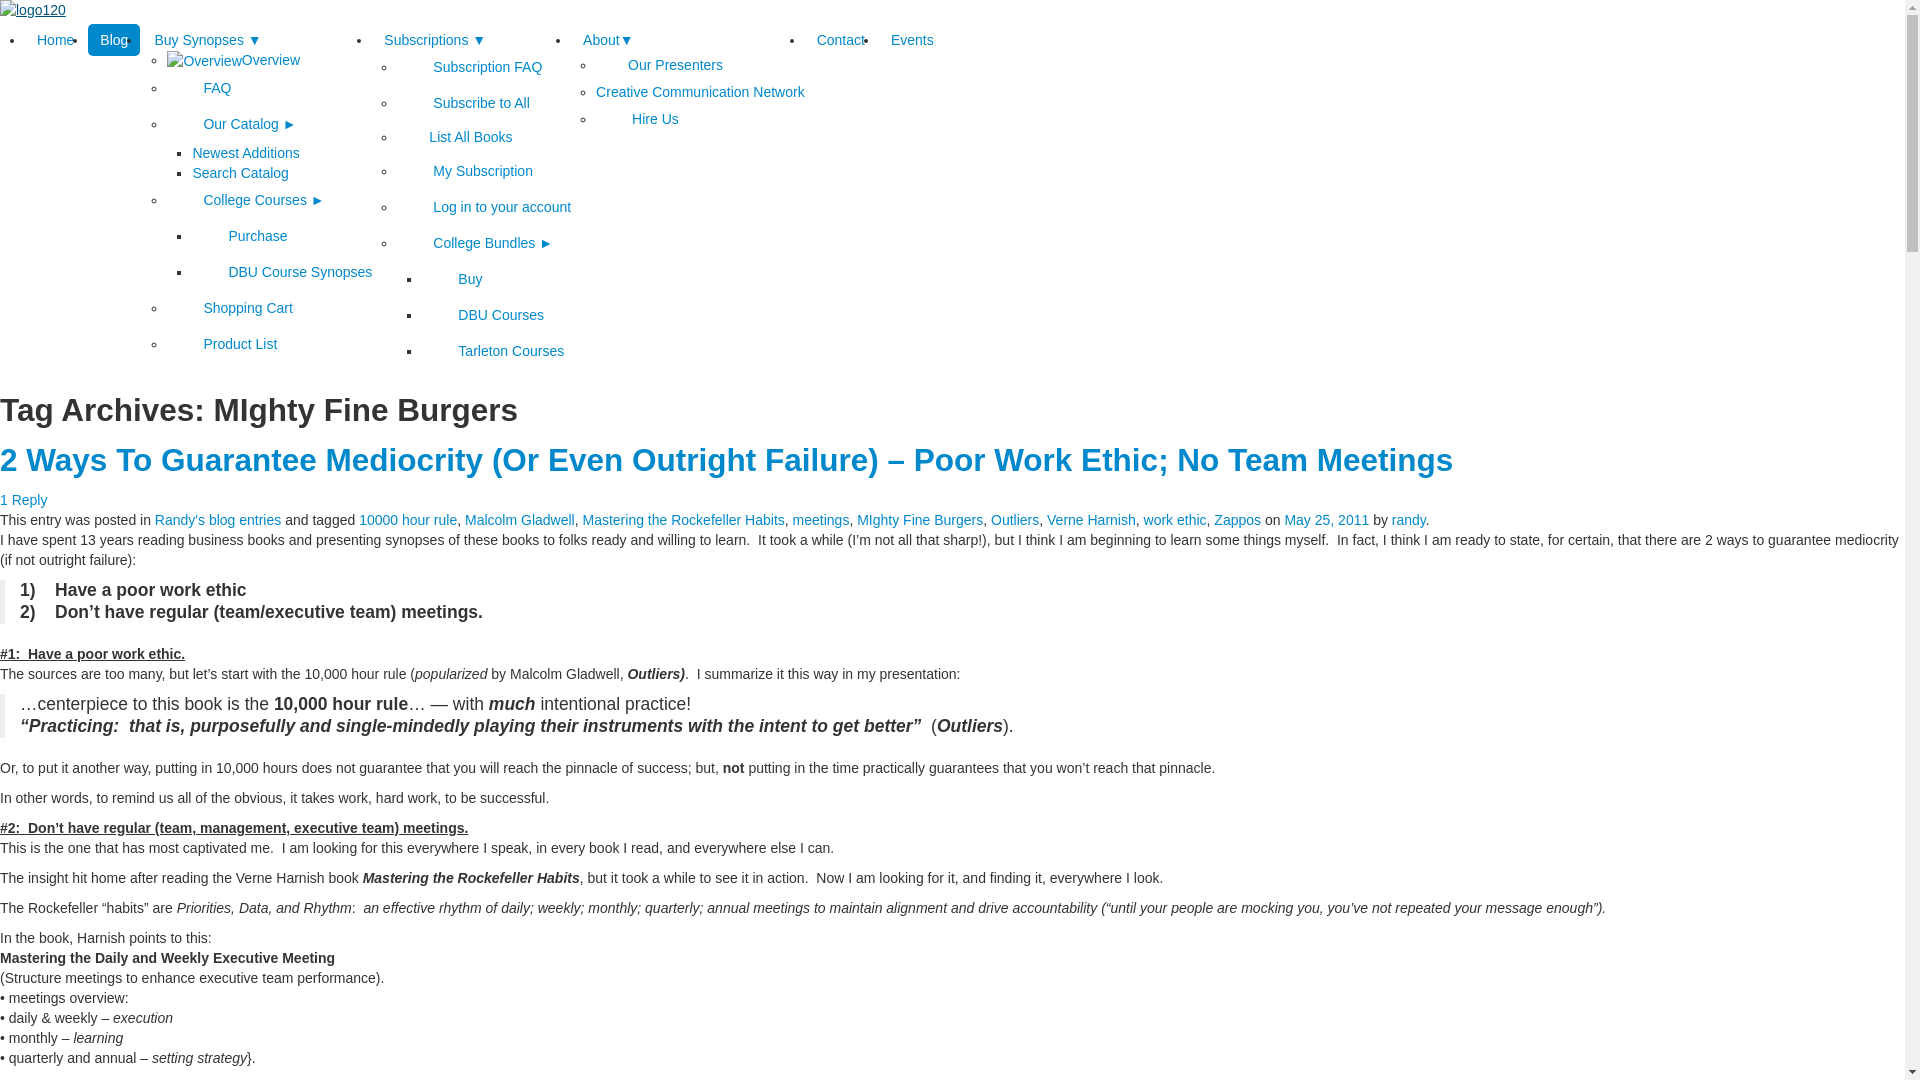 The width and height of the screenshot is (1920, 1080). I want to click on 'Verne Harnish', so click(1090, 519).